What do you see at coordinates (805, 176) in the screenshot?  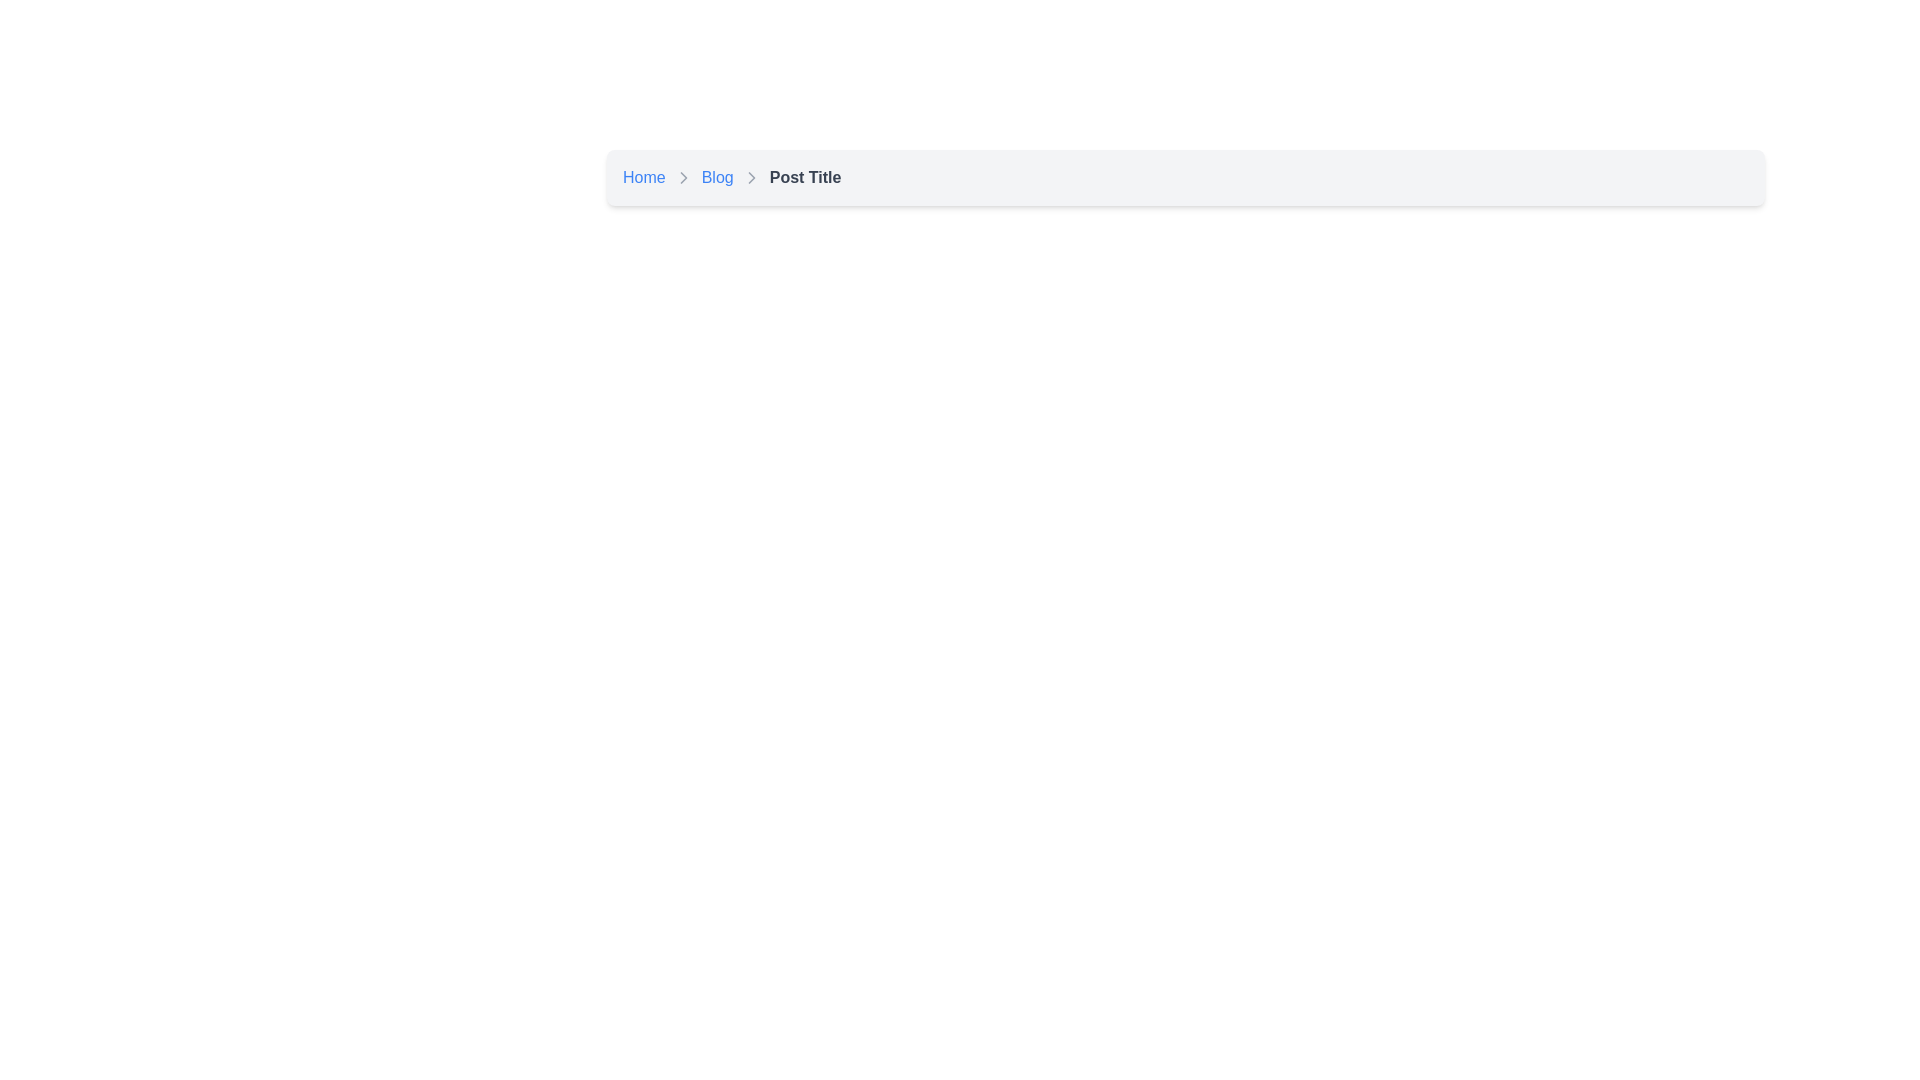 I see `the 'Post Title' text label on the breadcrumb navigation bar, which is styled in bold and dark gray, located on the rightmost side after the 'Blog' link` at bounding box center [805, 176].